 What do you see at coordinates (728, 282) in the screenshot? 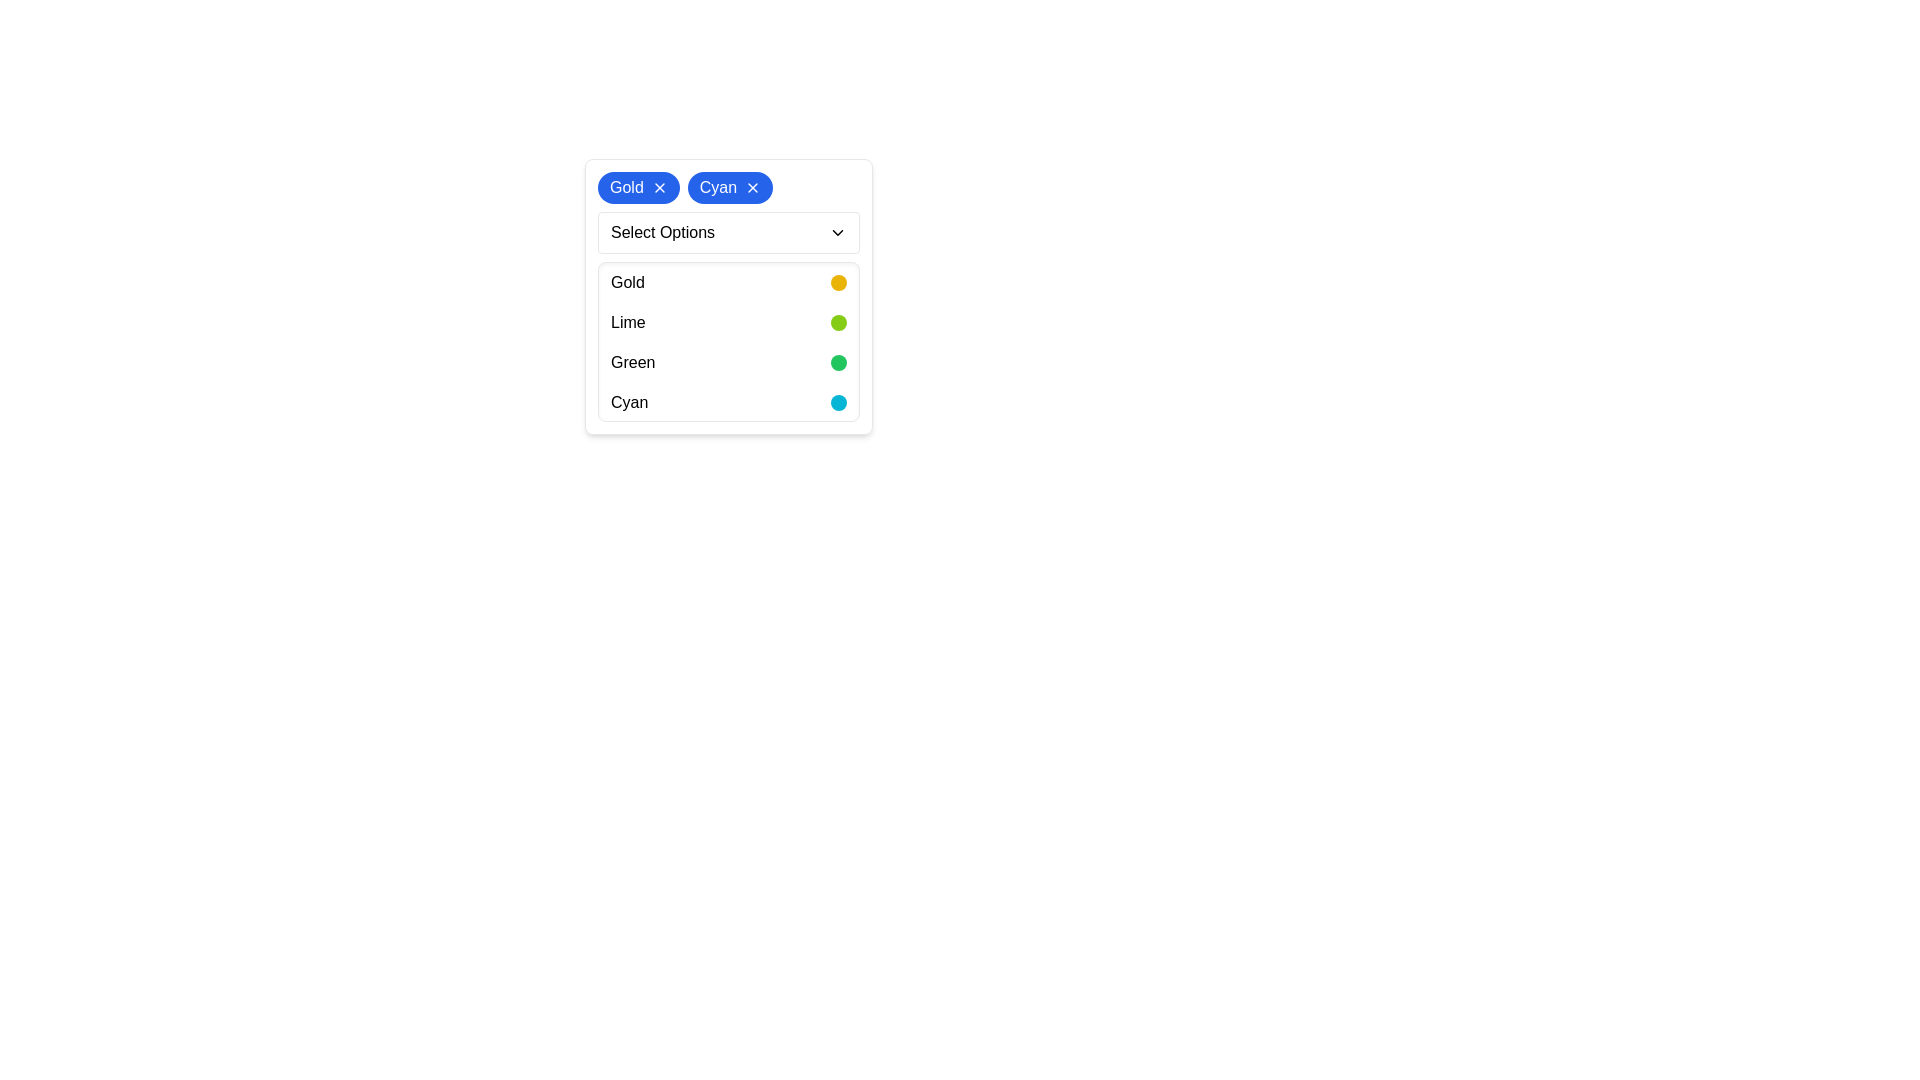
I see `the first item in the dropdown list named 'Gold' by pressing or tapping on it` at bounding box center [728, 282].